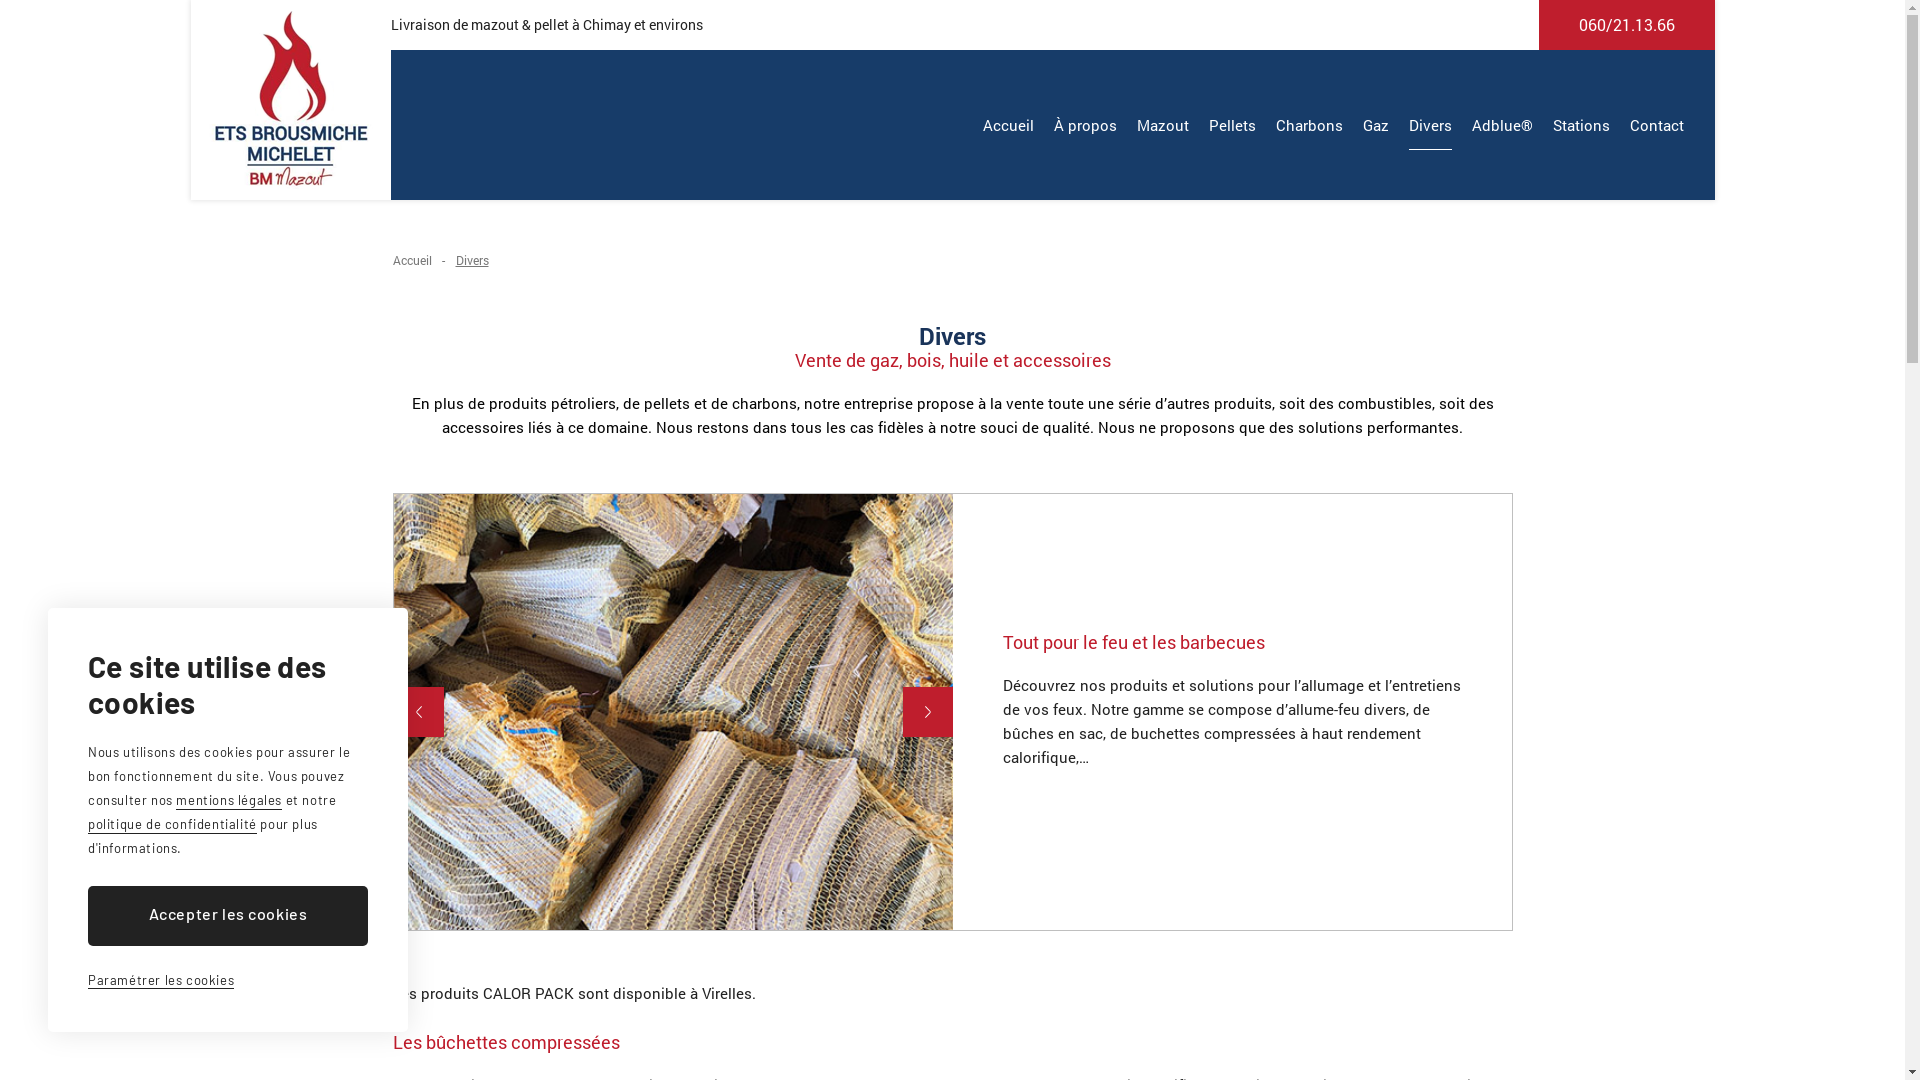 The width and height of the screenshot is (1920, 1080). What do you see at coordinates (471, 258) in the screenshot?
I see `'Divers'` at bounding box center [471, 258].